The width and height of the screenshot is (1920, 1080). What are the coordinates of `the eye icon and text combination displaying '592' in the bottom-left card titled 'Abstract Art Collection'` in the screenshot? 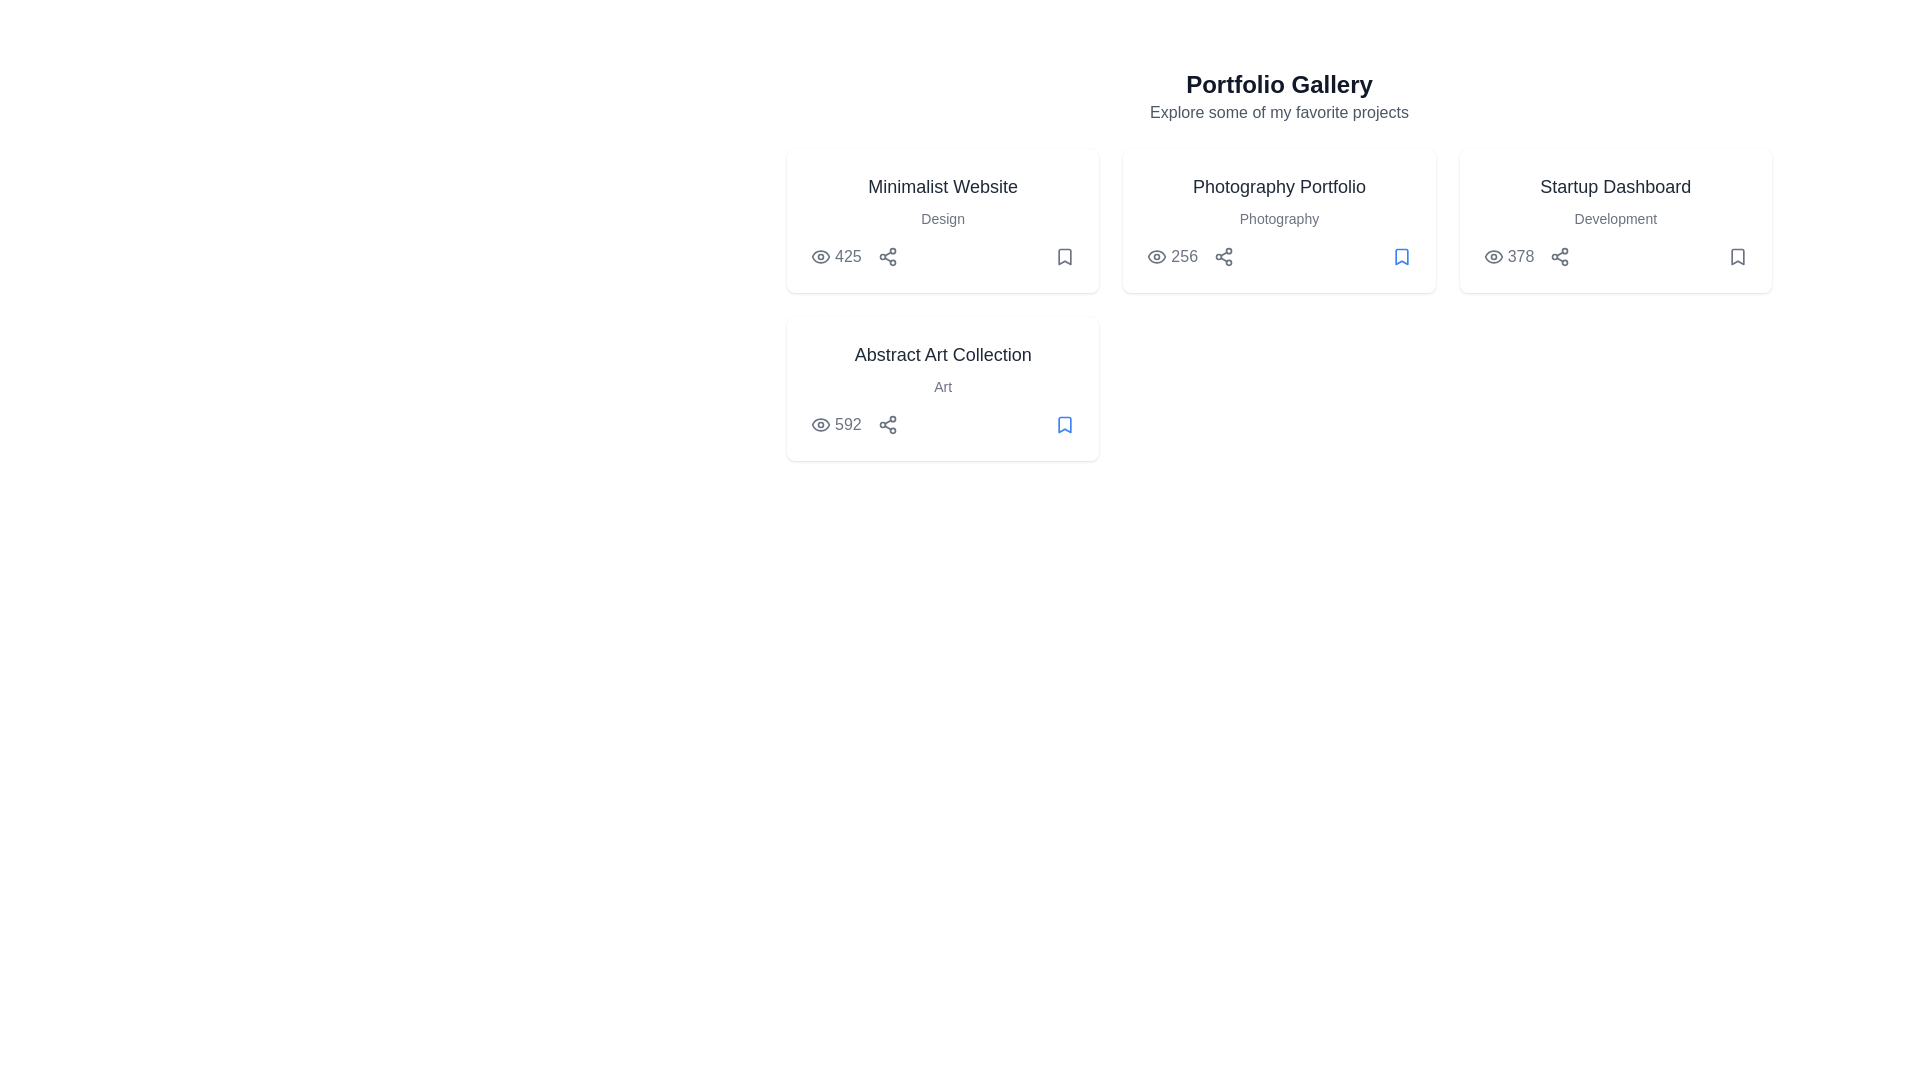 It's located at (836, 423).